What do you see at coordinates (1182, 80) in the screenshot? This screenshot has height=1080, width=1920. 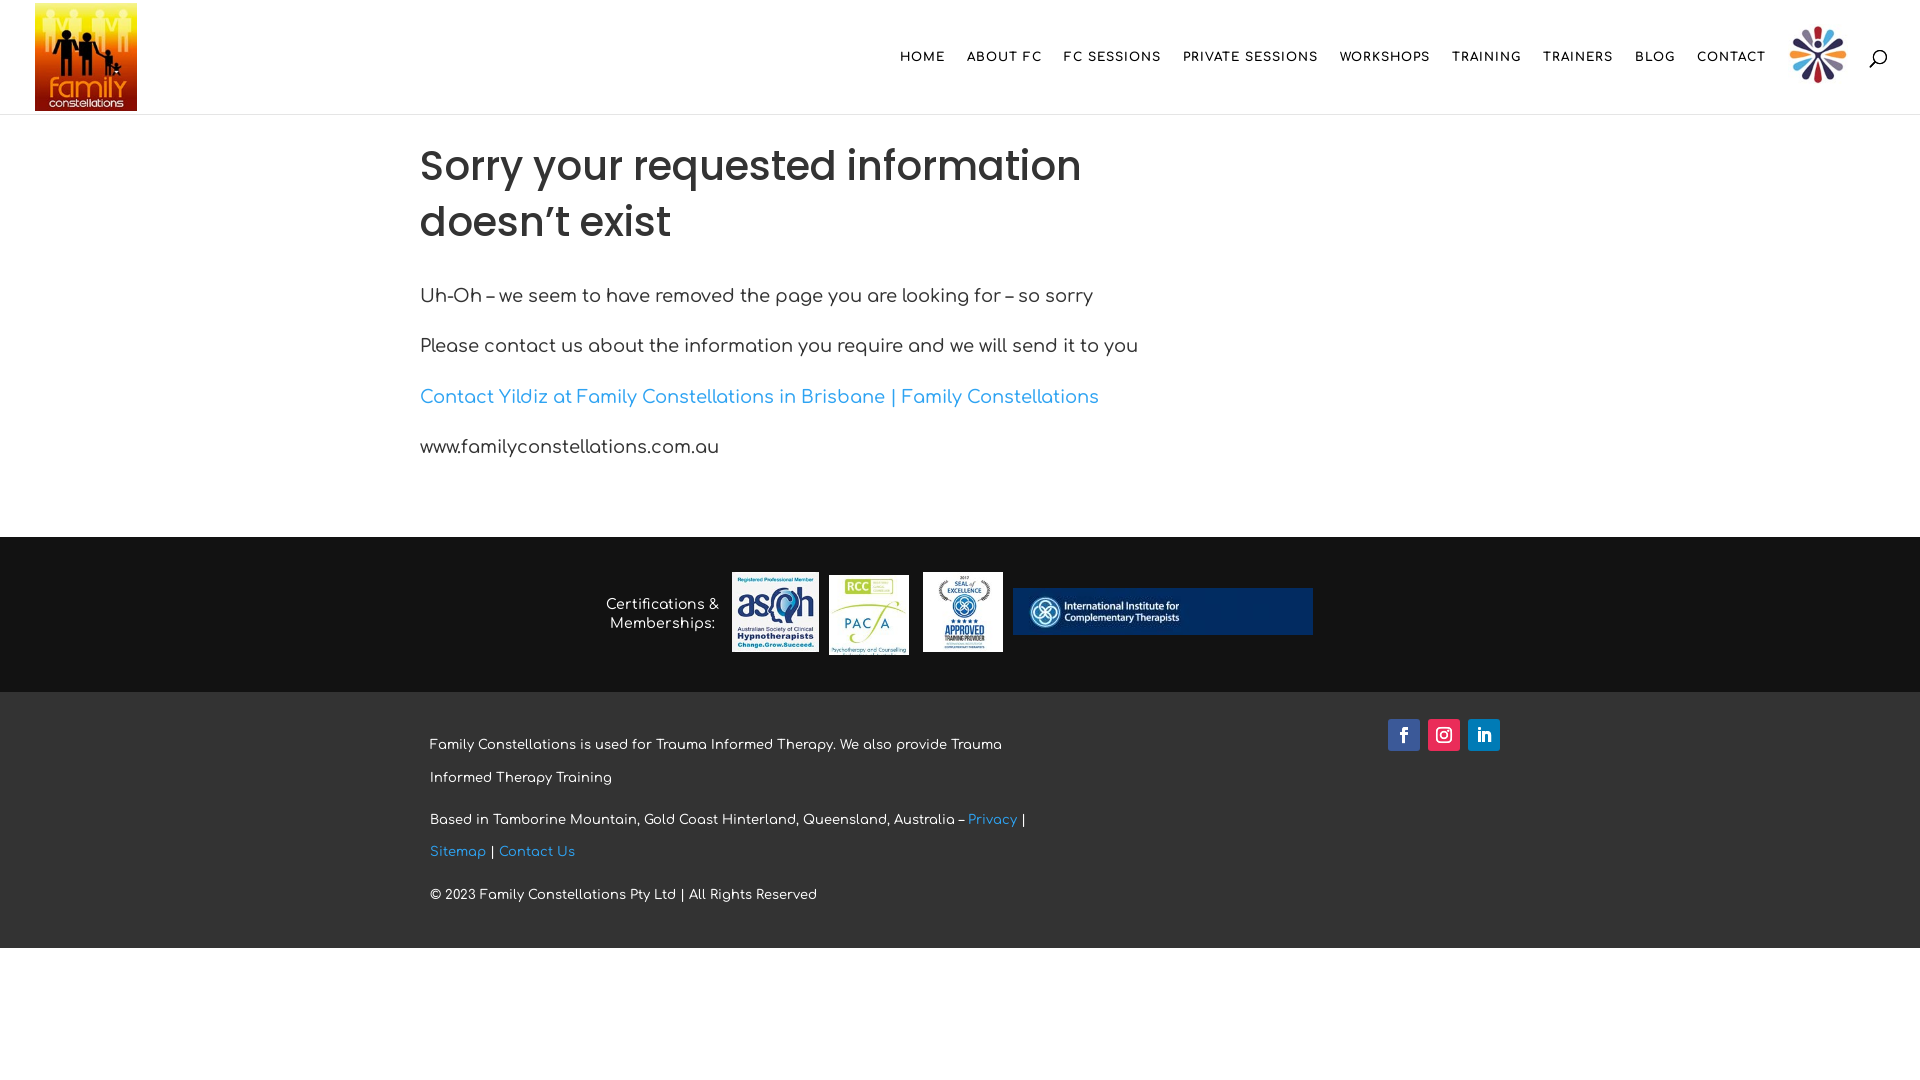 I see `'PRIVATE SESSIONS'` at bounding box center [1182, 80].